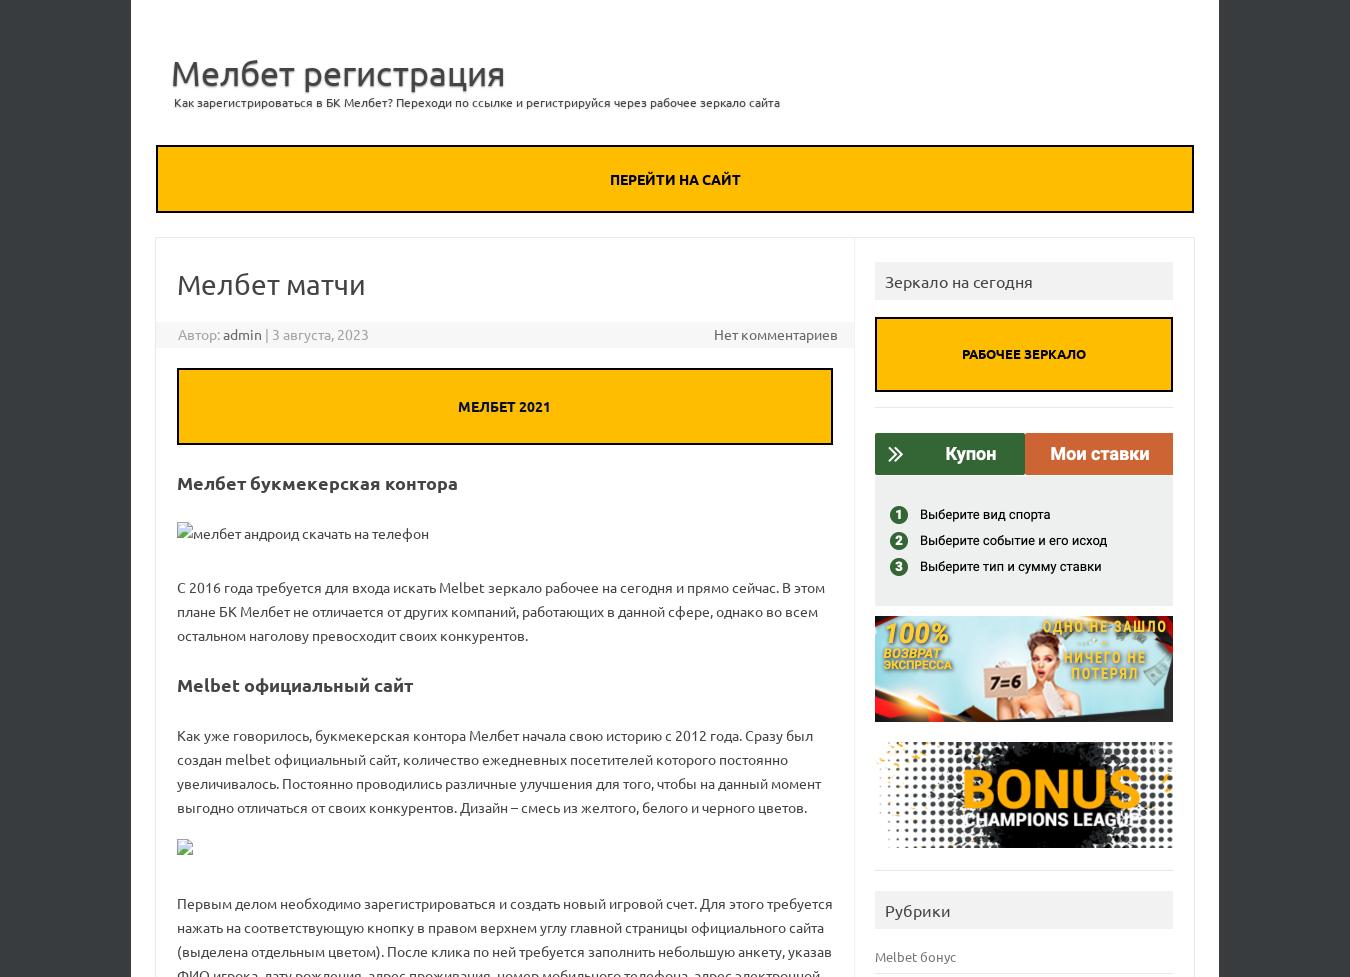 Image resolution: width=1350 pixels, height=977 pixels. I want to click on 'С 2016 года требуется для входа искать Melbet зеркало рабочее на сегодня и прямо сейчас. В этом плане БК Мелбет не отличается от других компаний, работающих в данной сфере, однако во всем остальном наголову превосходит своих конкурентов.', so click(176, 609).